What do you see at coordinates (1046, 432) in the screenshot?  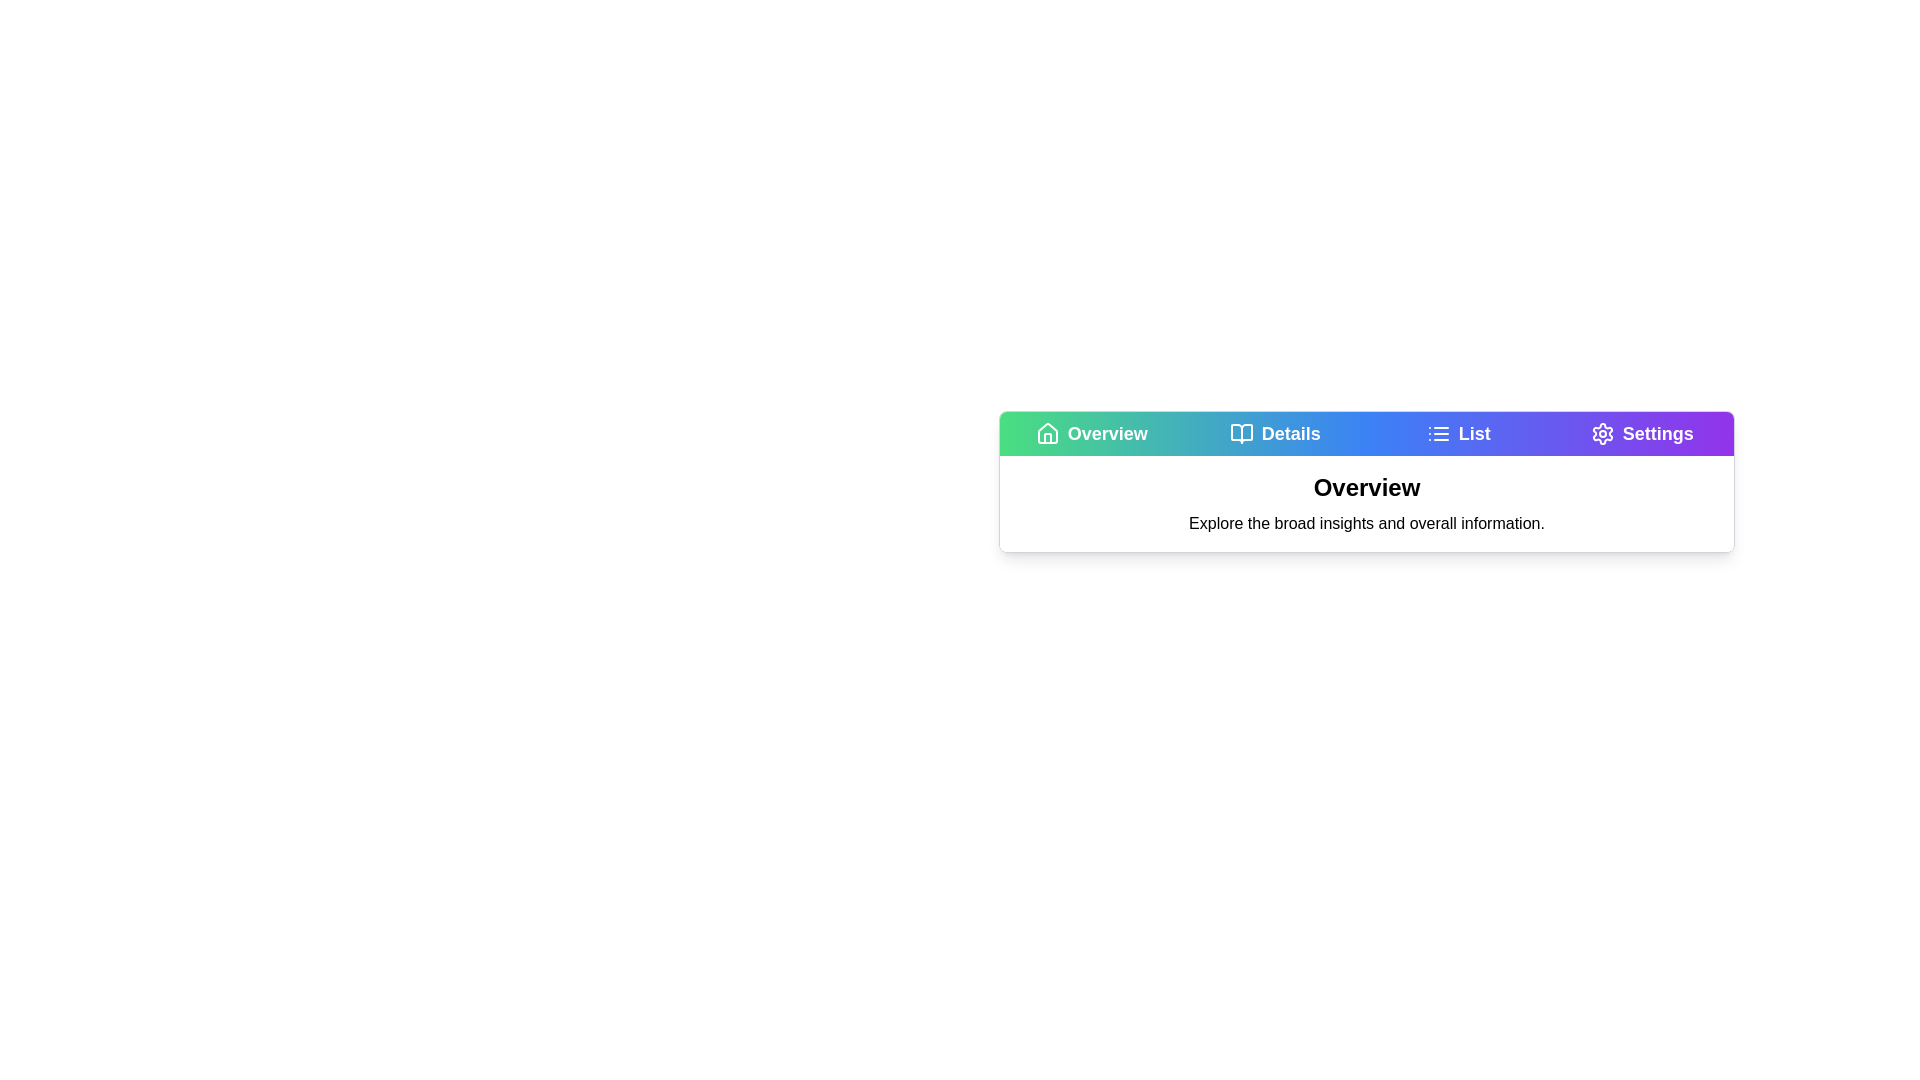 I see `the house icon located` at bounding box center [1046, 432].